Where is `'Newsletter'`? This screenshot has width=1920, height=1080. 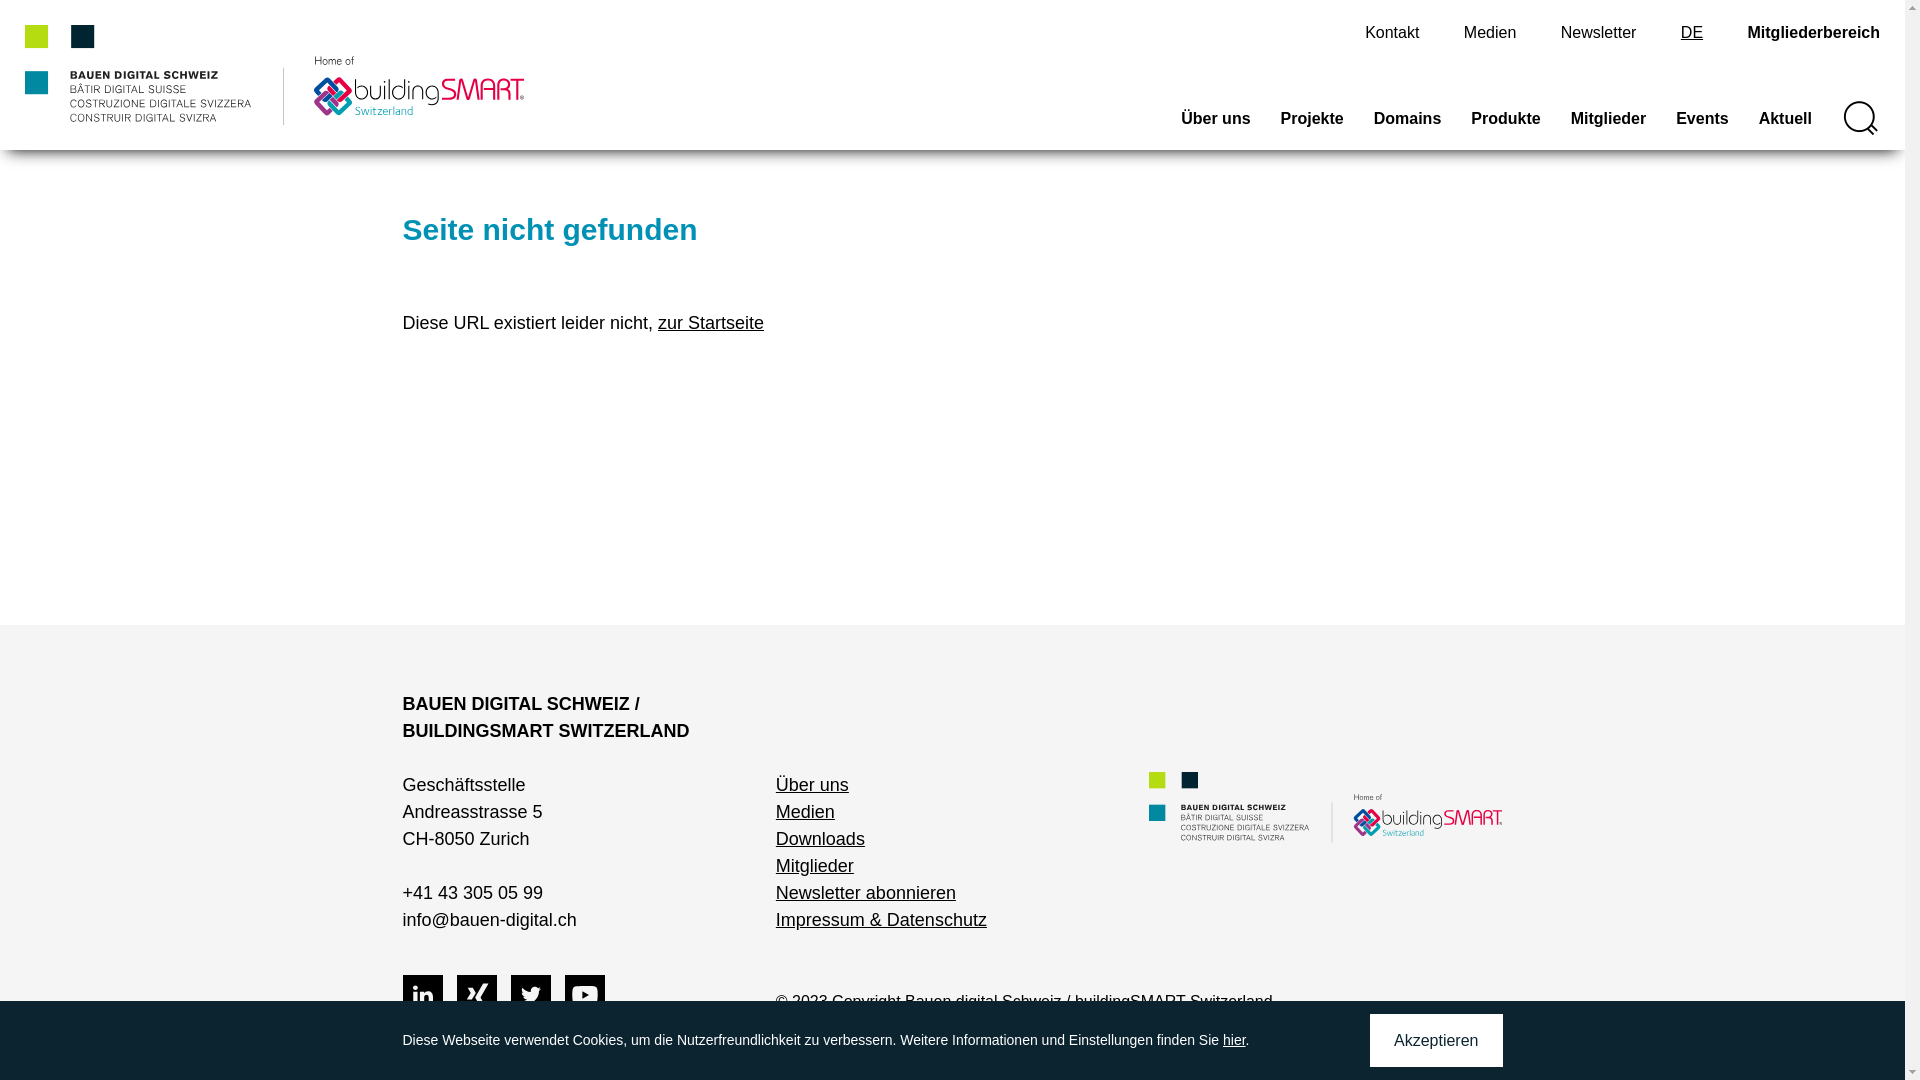
'Newsletter' is located at coordinates (1597, 32).